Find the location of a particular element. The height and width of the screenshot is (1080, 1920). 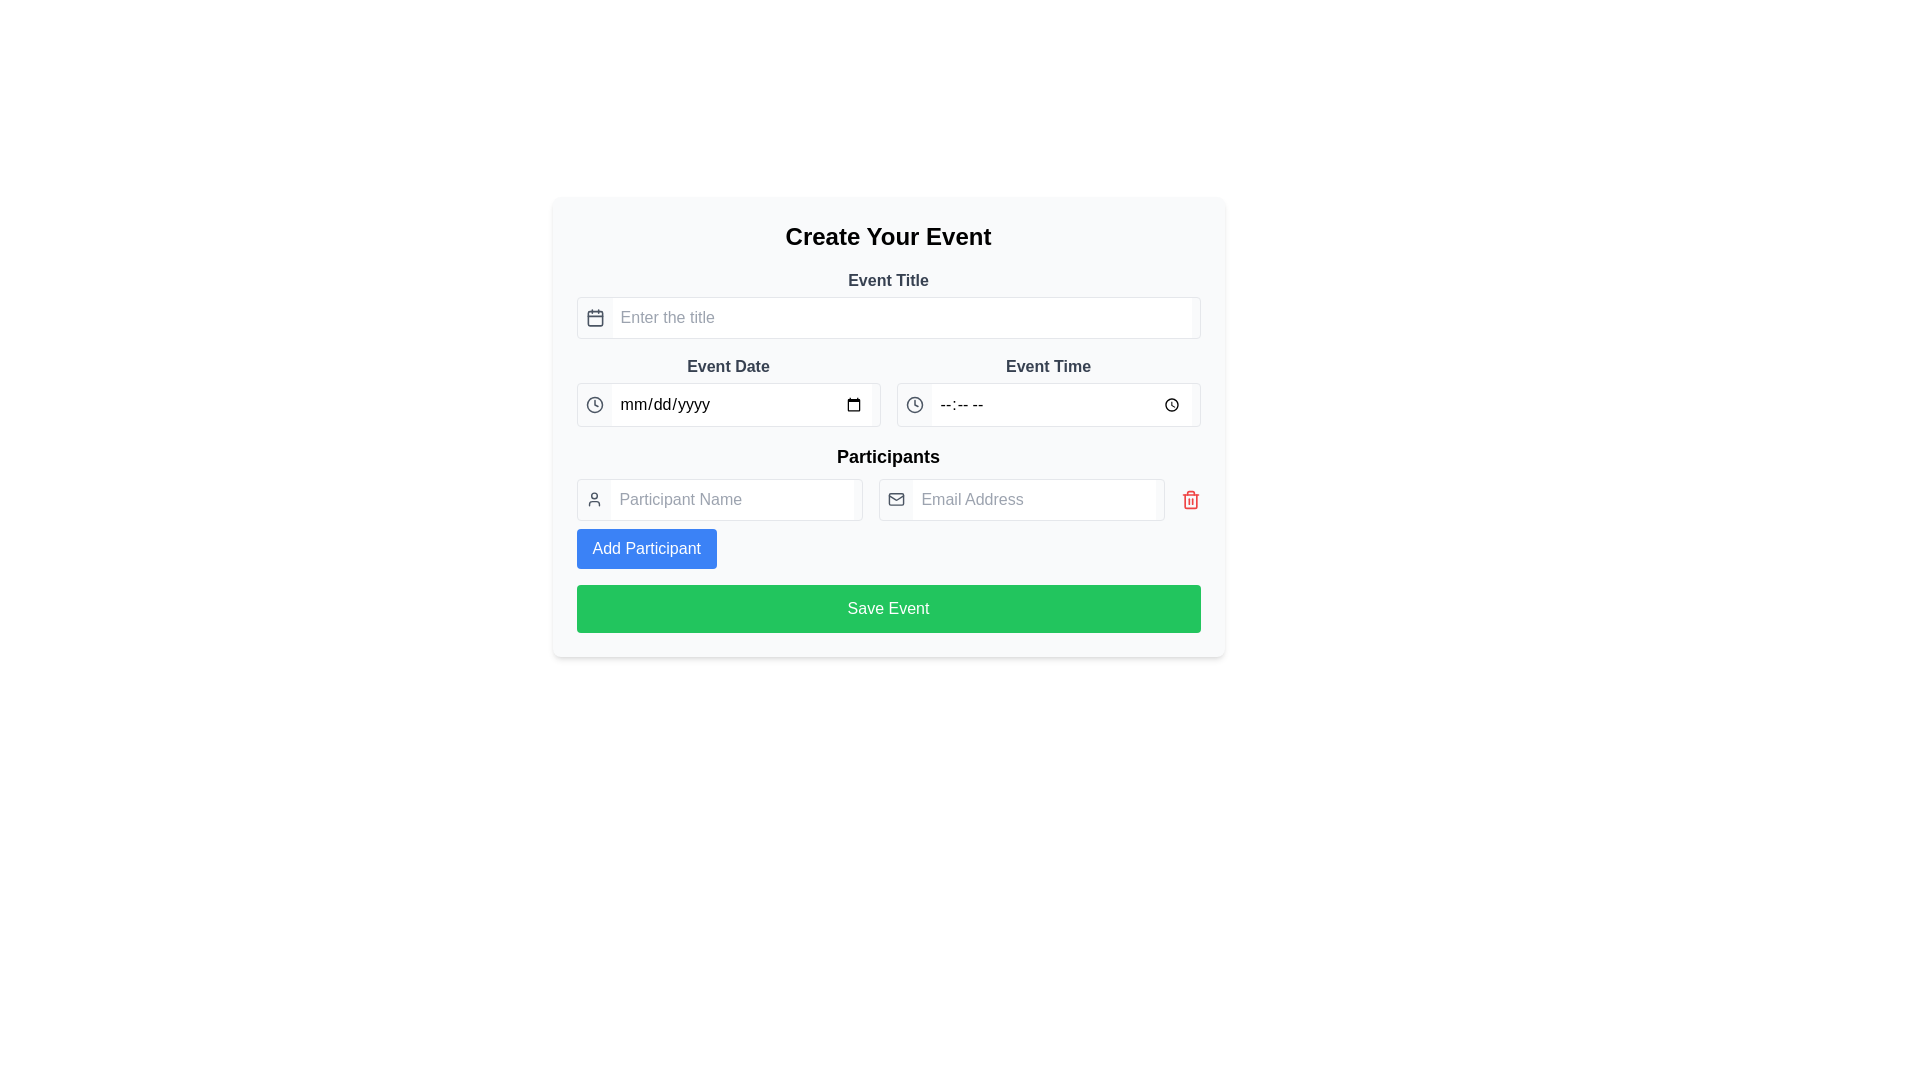

the rounded rectangle element that is part of the calendar icon, located inside the interface, to the left of the 'Enter the title' text entry field in the upper-left corner of the main form is located at coordinates (594, 317).